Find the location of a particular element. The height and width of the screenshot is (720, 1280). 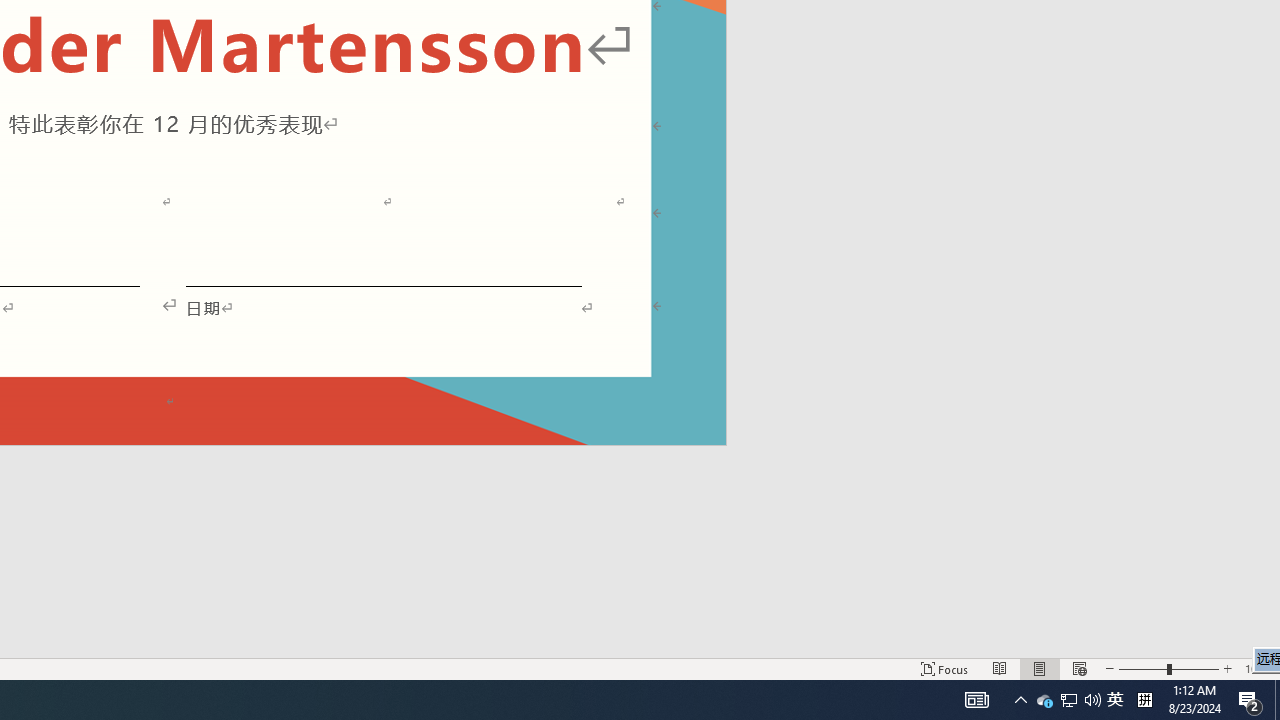

'User Promoted Notification Area' is located at coordinates (1067, 698).